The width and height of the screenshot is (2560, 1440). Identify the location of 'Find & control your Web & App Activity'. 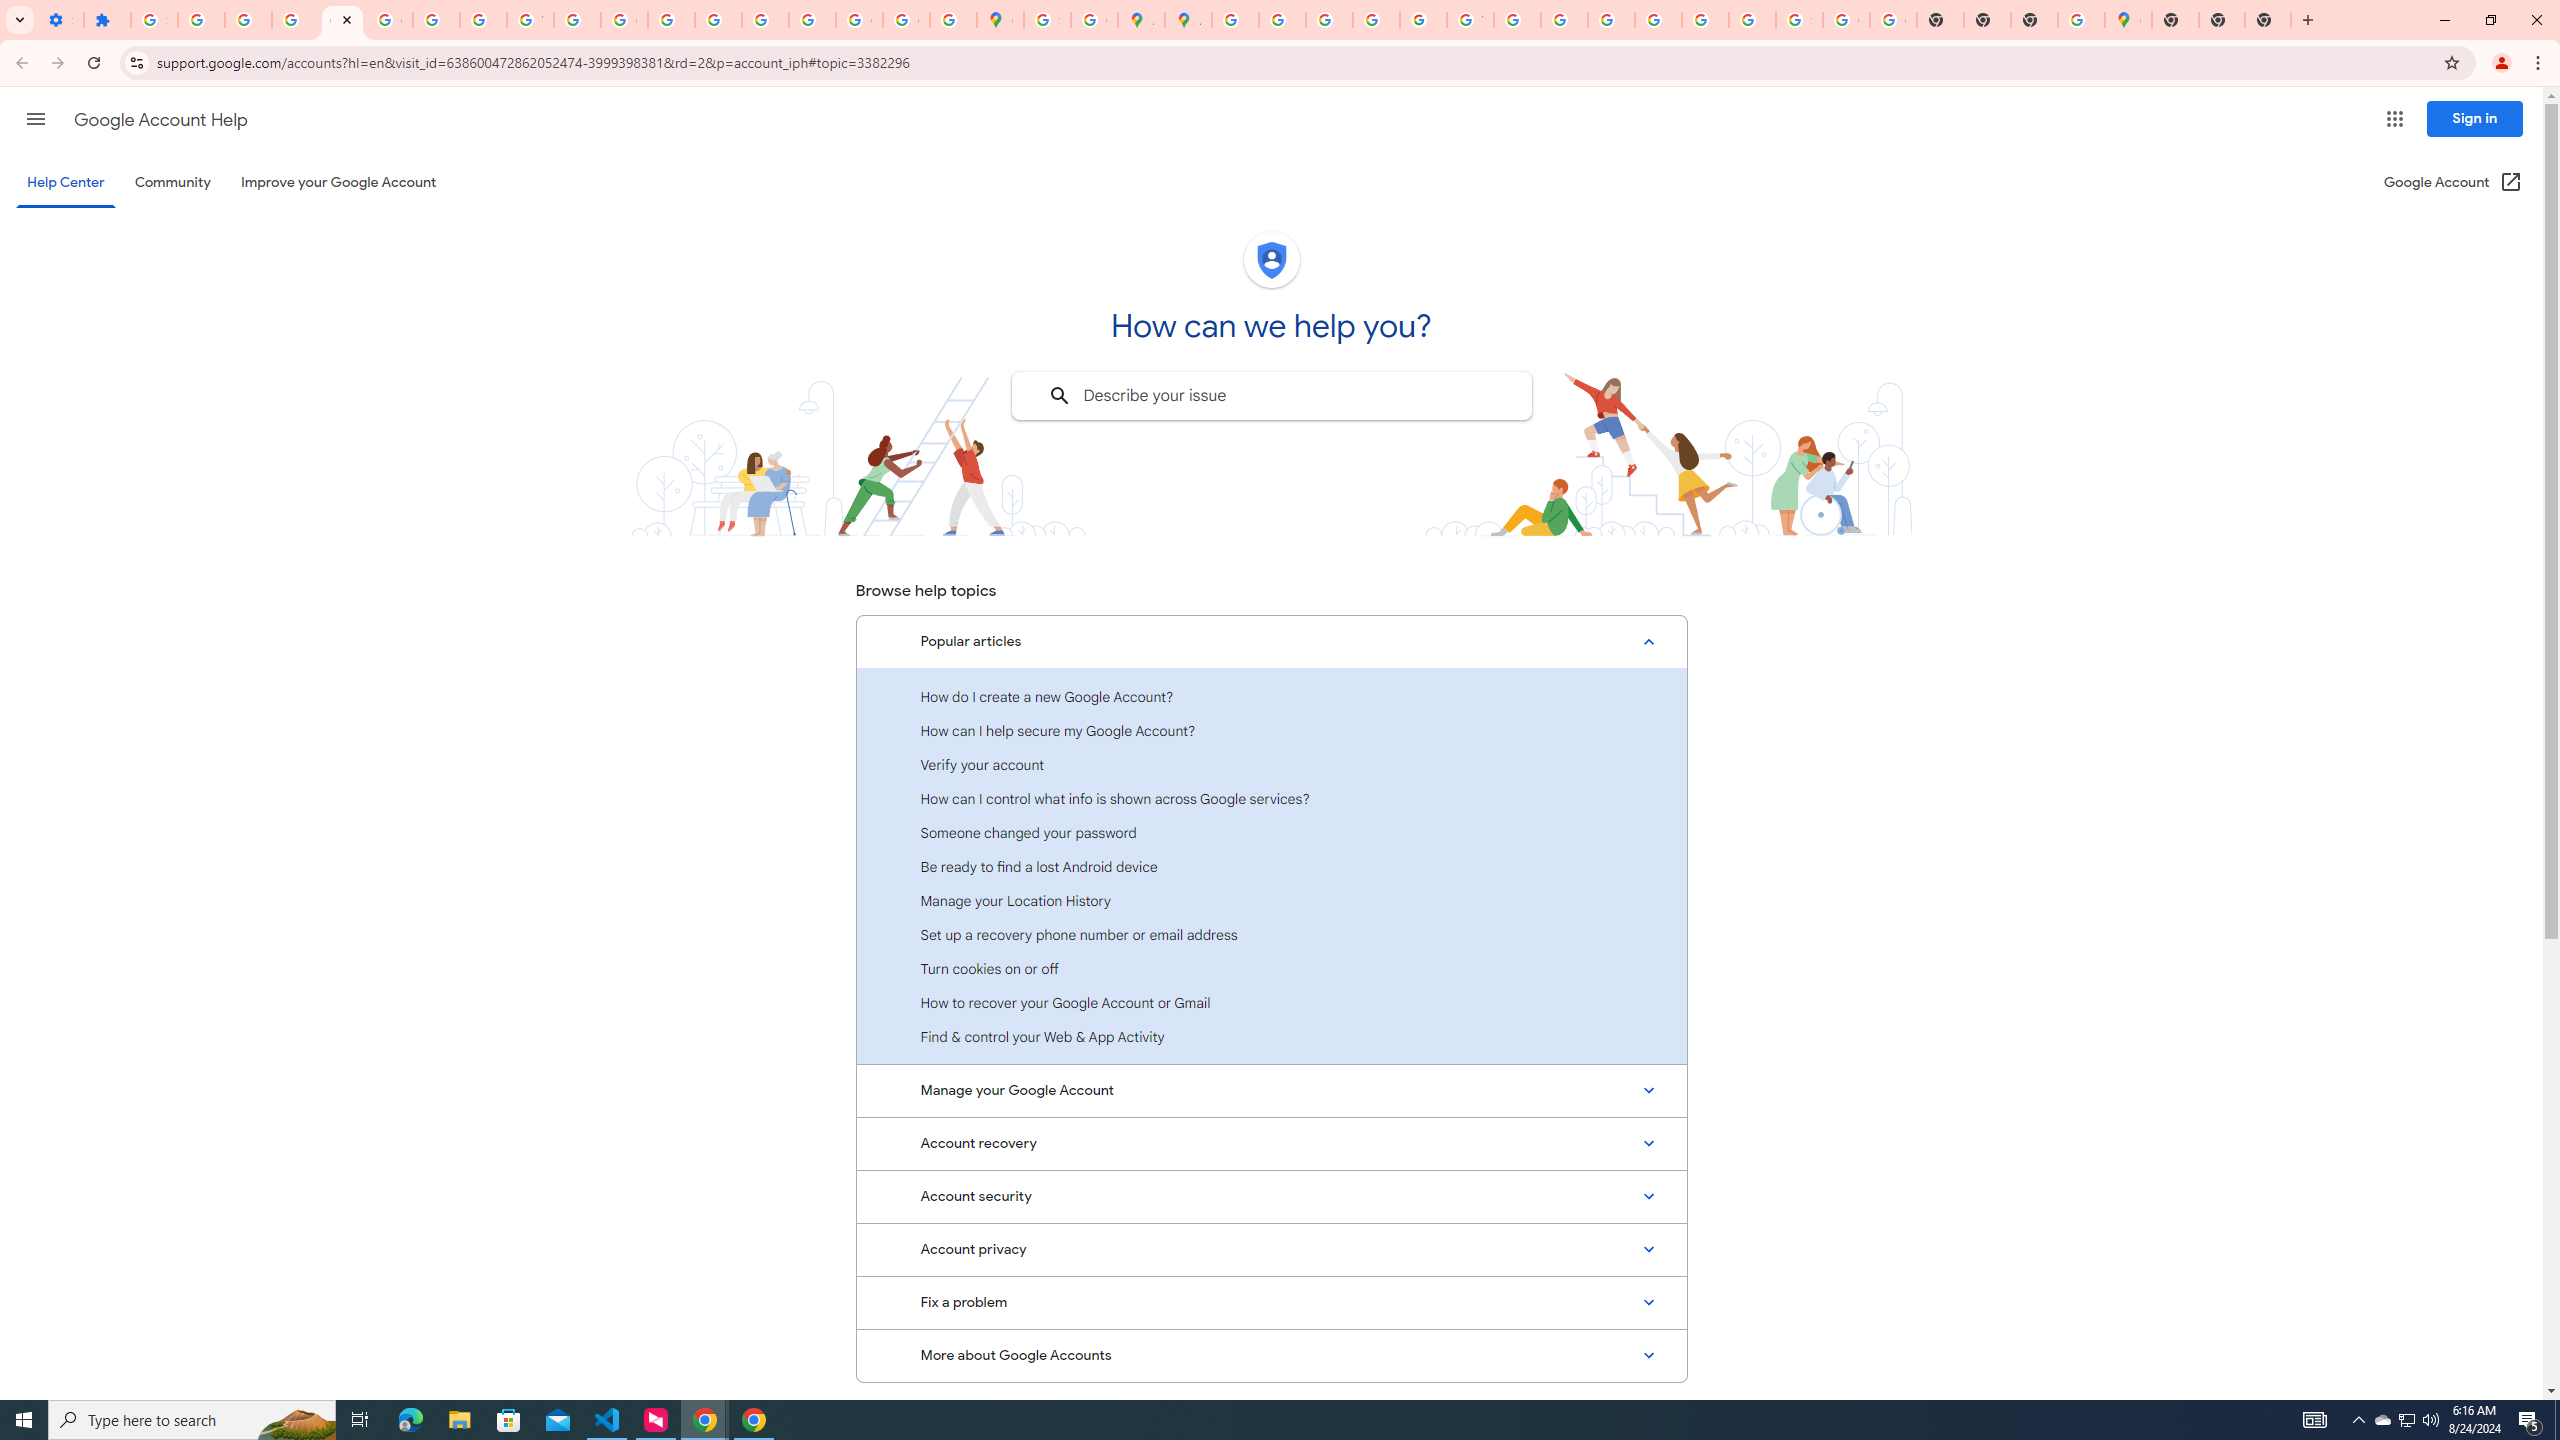
(1271, 1035).